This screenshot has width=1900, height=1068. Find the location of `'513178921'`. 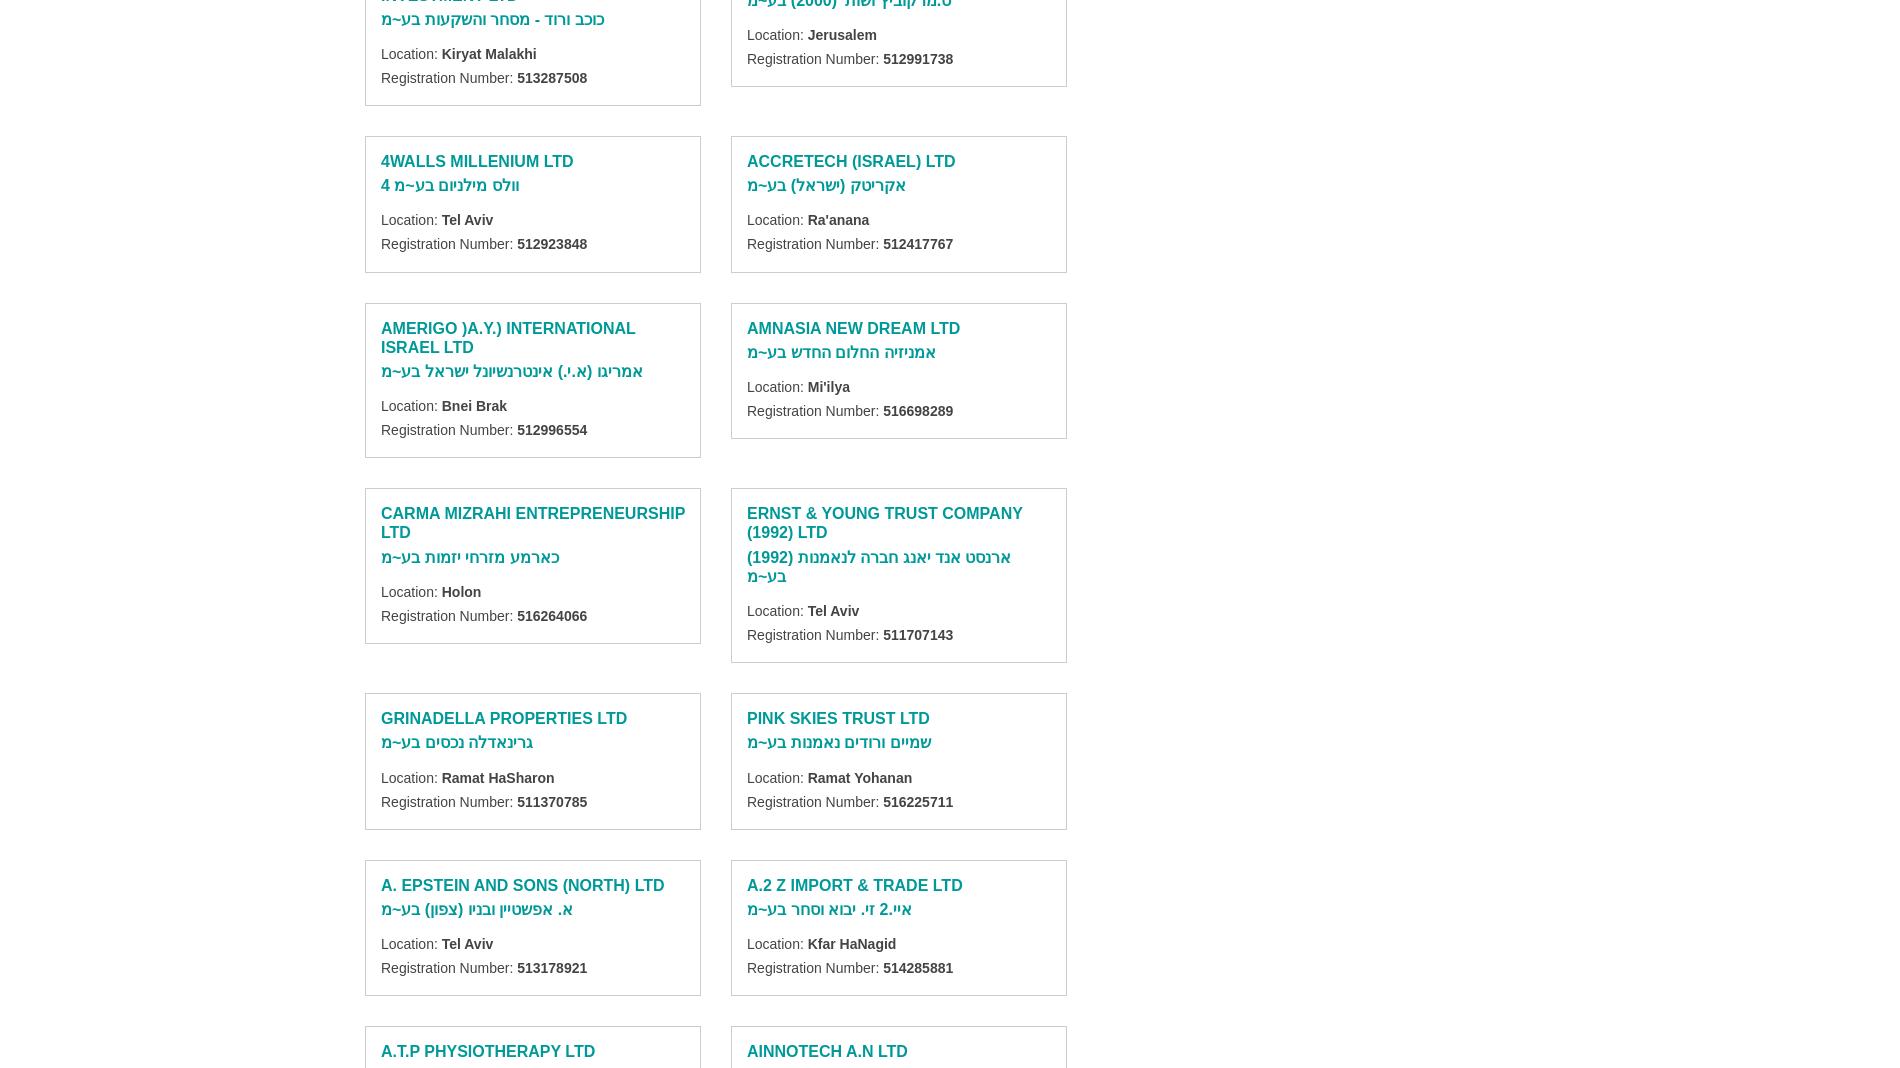

'513178921' is located at coordinates (516, 968).